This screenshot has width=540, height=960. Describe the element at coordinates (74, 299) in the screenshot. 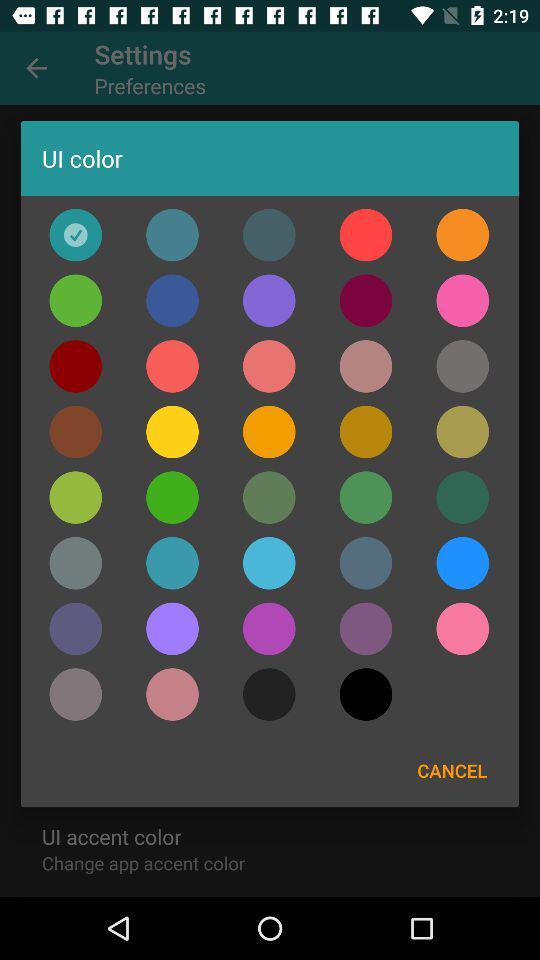

I see `ui color` at that location.